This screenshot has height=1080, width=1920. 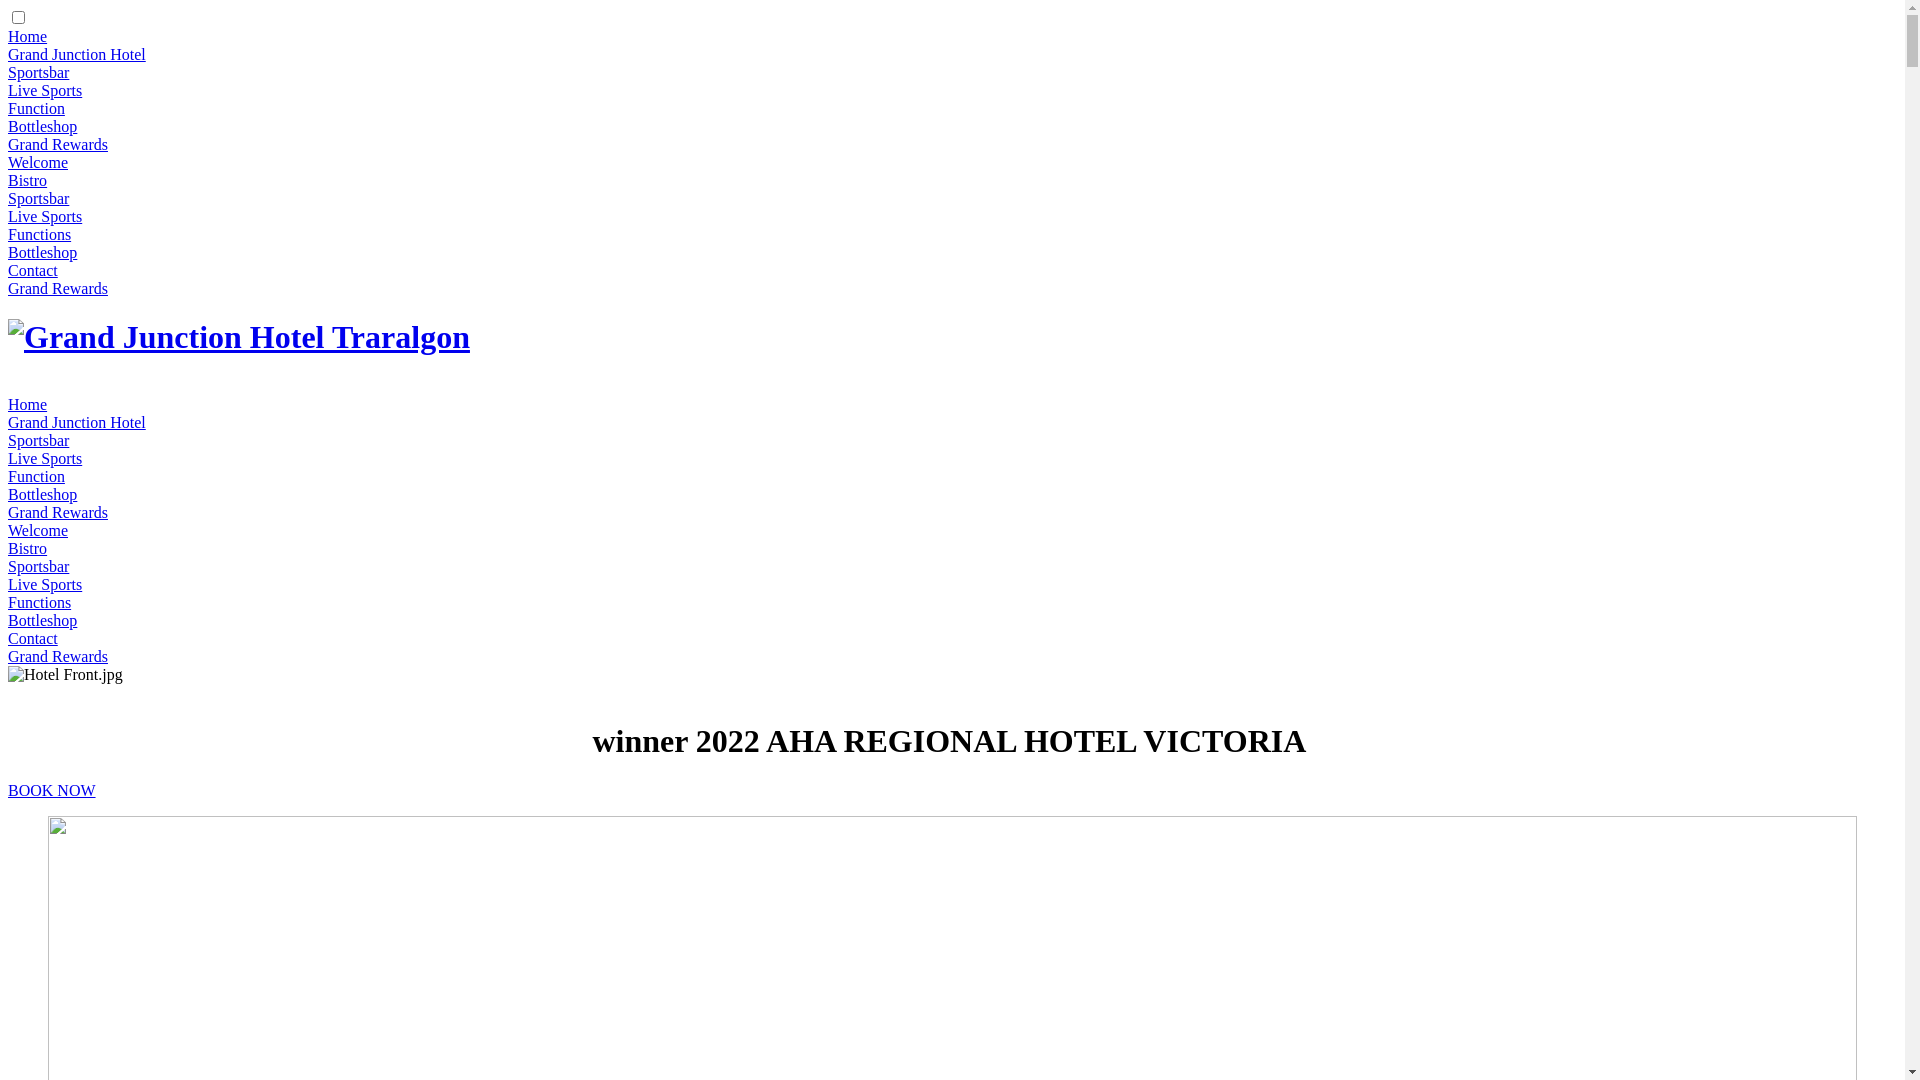 What do you see at coordinates (57, 143) in the screenshot?
I see `'Grand Rewards'` at bounding box center [57, 143].